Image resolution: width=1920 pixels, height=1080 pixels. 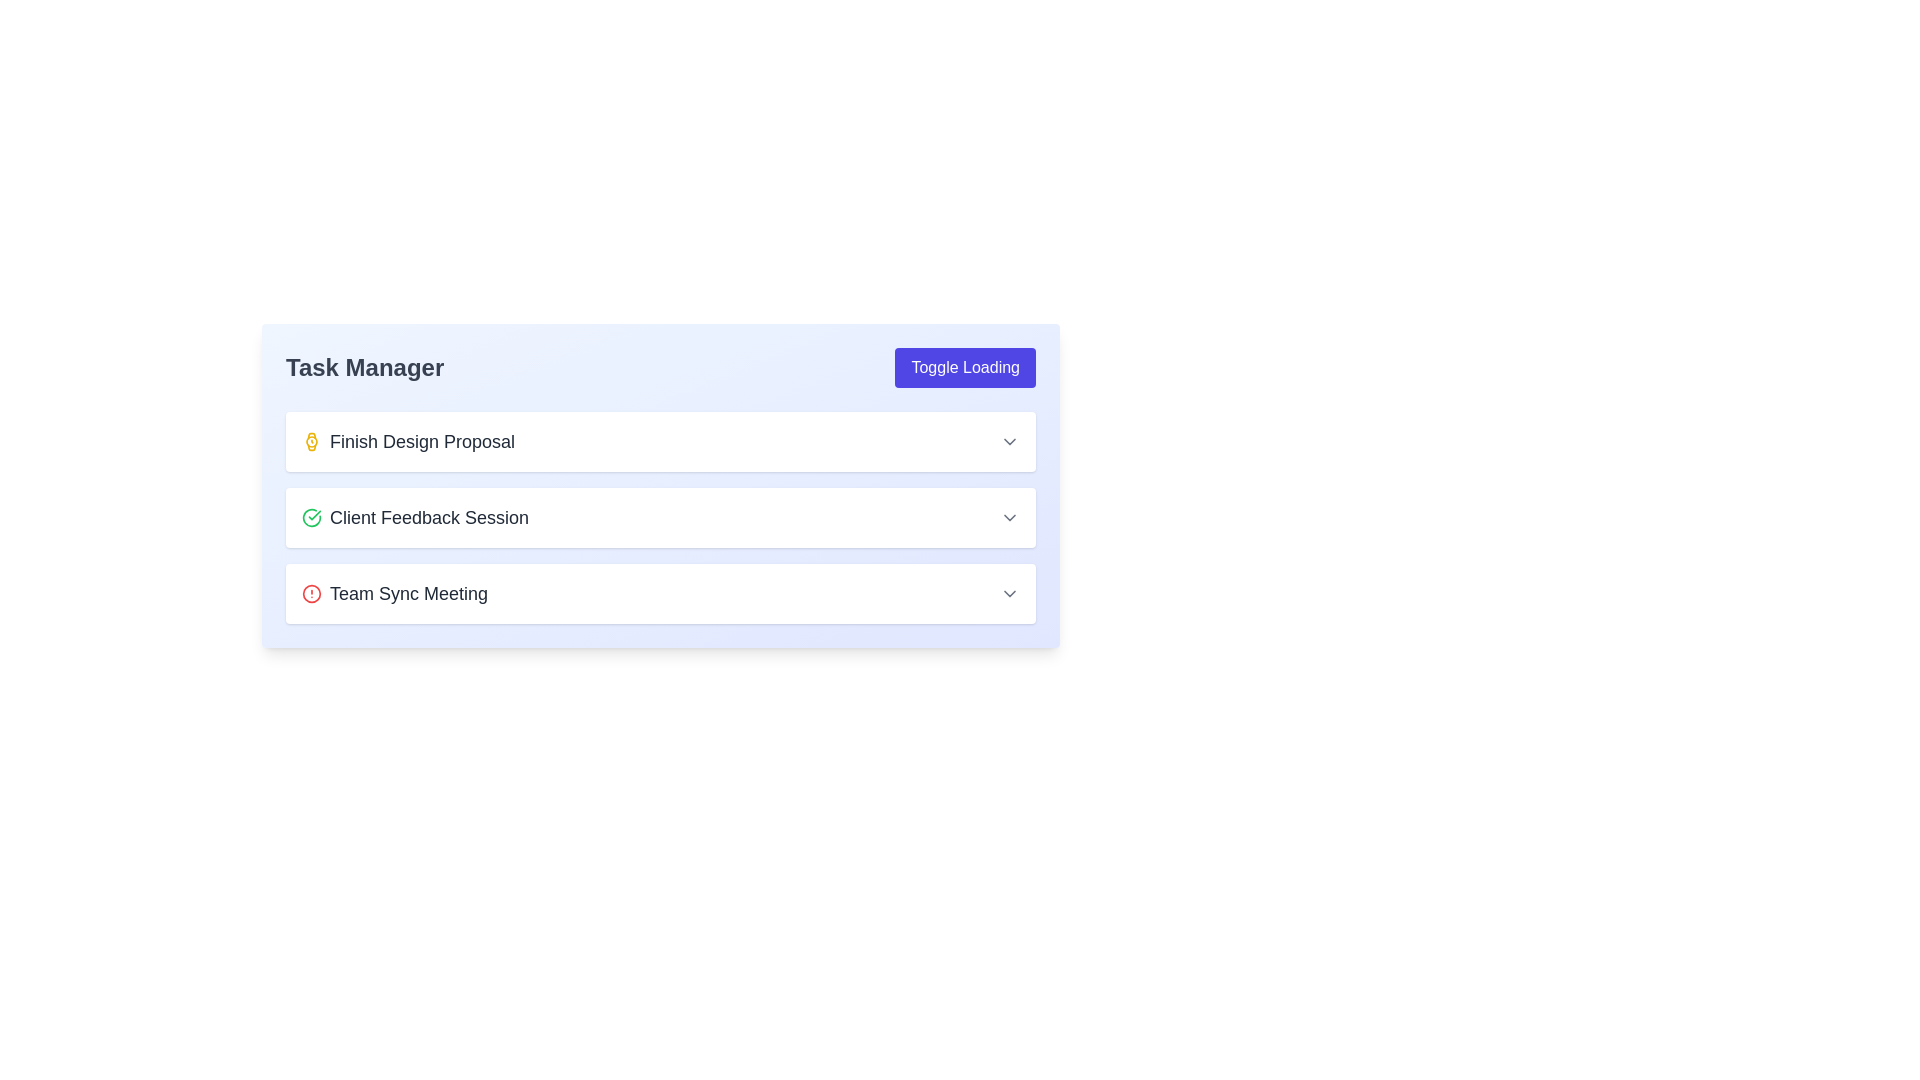 What do you see at coordinates (1009, 593) in the screenshot?
I see `the downward-facing gray chevron icon at the right end of the 'Team Sync Meeting' row` at bounding box center [1009, 593].